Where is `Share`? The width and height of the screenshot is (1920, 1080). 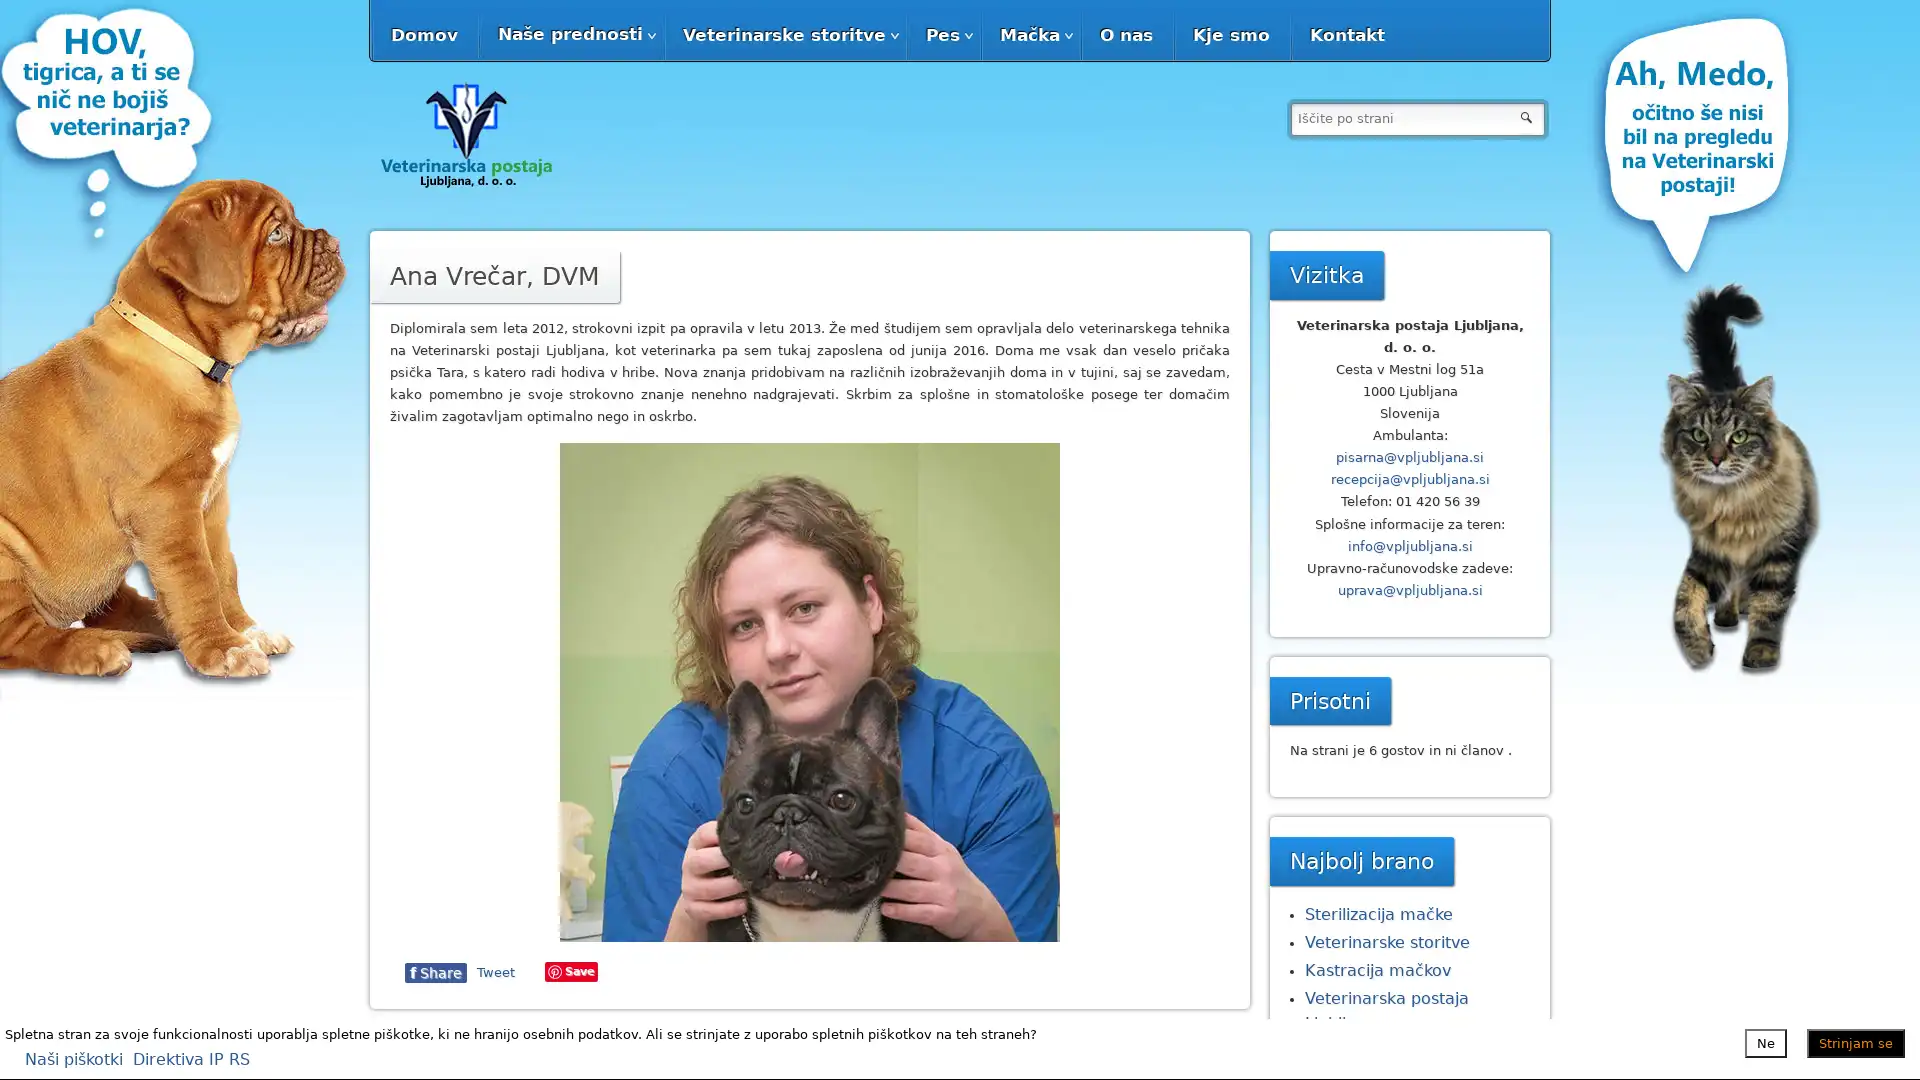
Share is located at coordinates (694, 971).